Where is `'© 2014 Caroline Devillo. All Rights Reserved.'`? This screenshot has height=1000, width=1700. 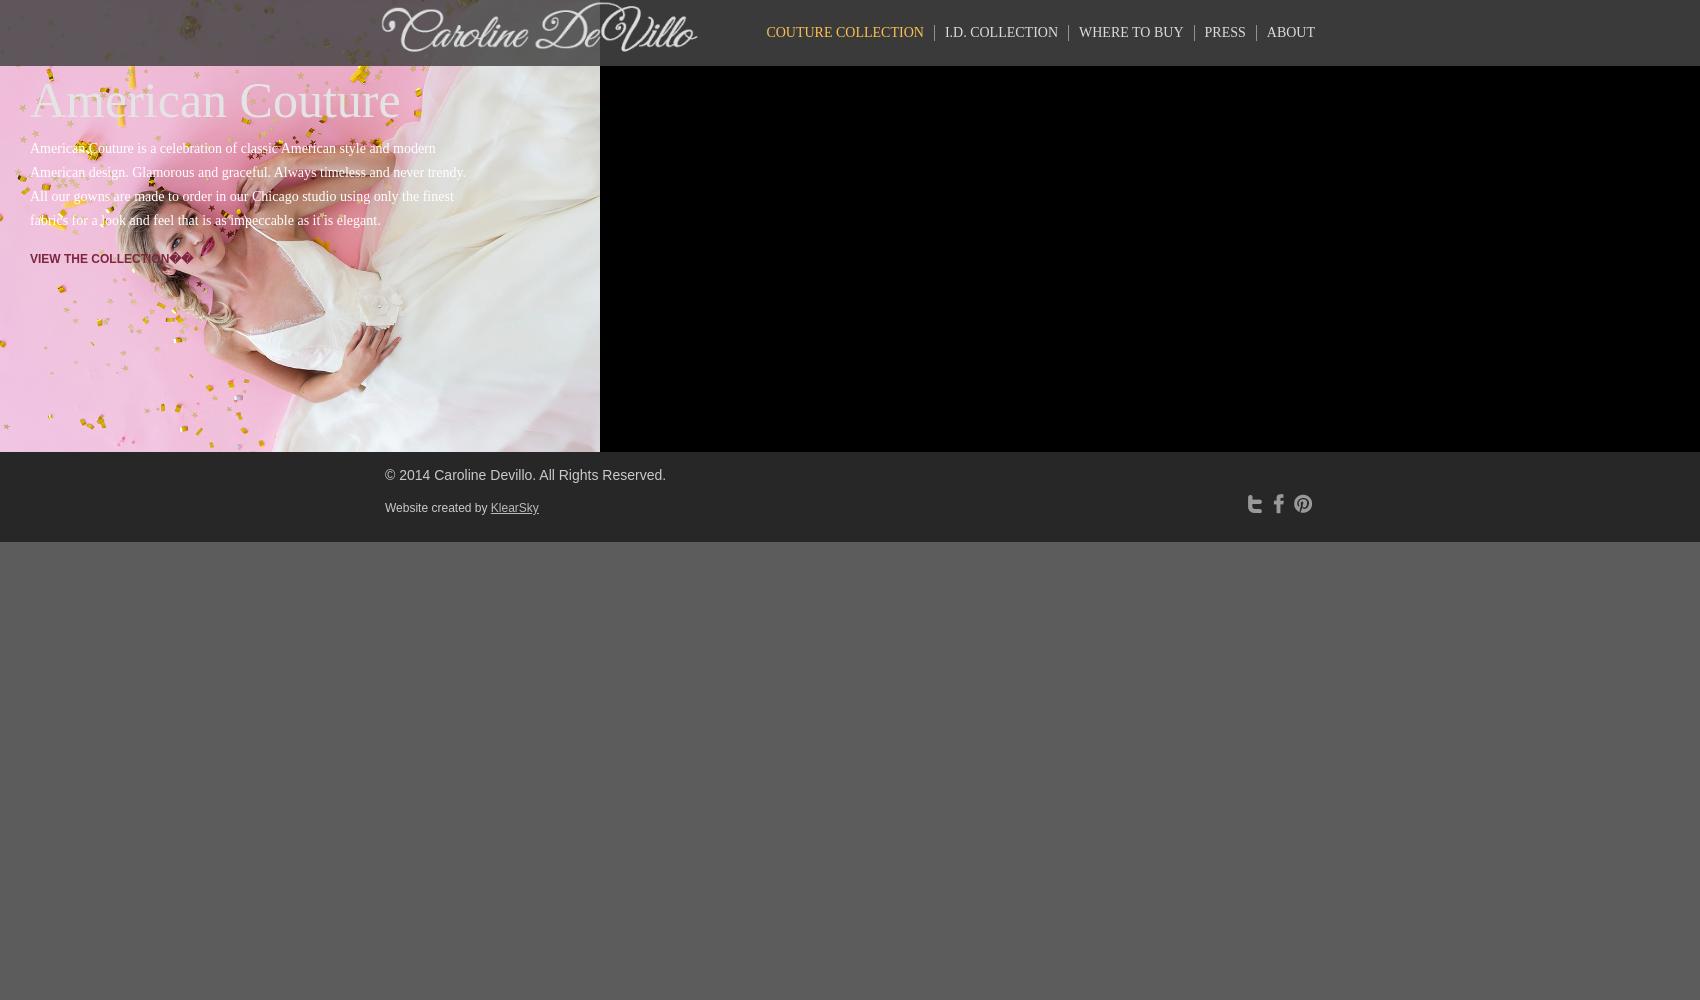
'© 2014 Caroline Devillo. All Rights Reserved.' is located at coordinates (525, 474).